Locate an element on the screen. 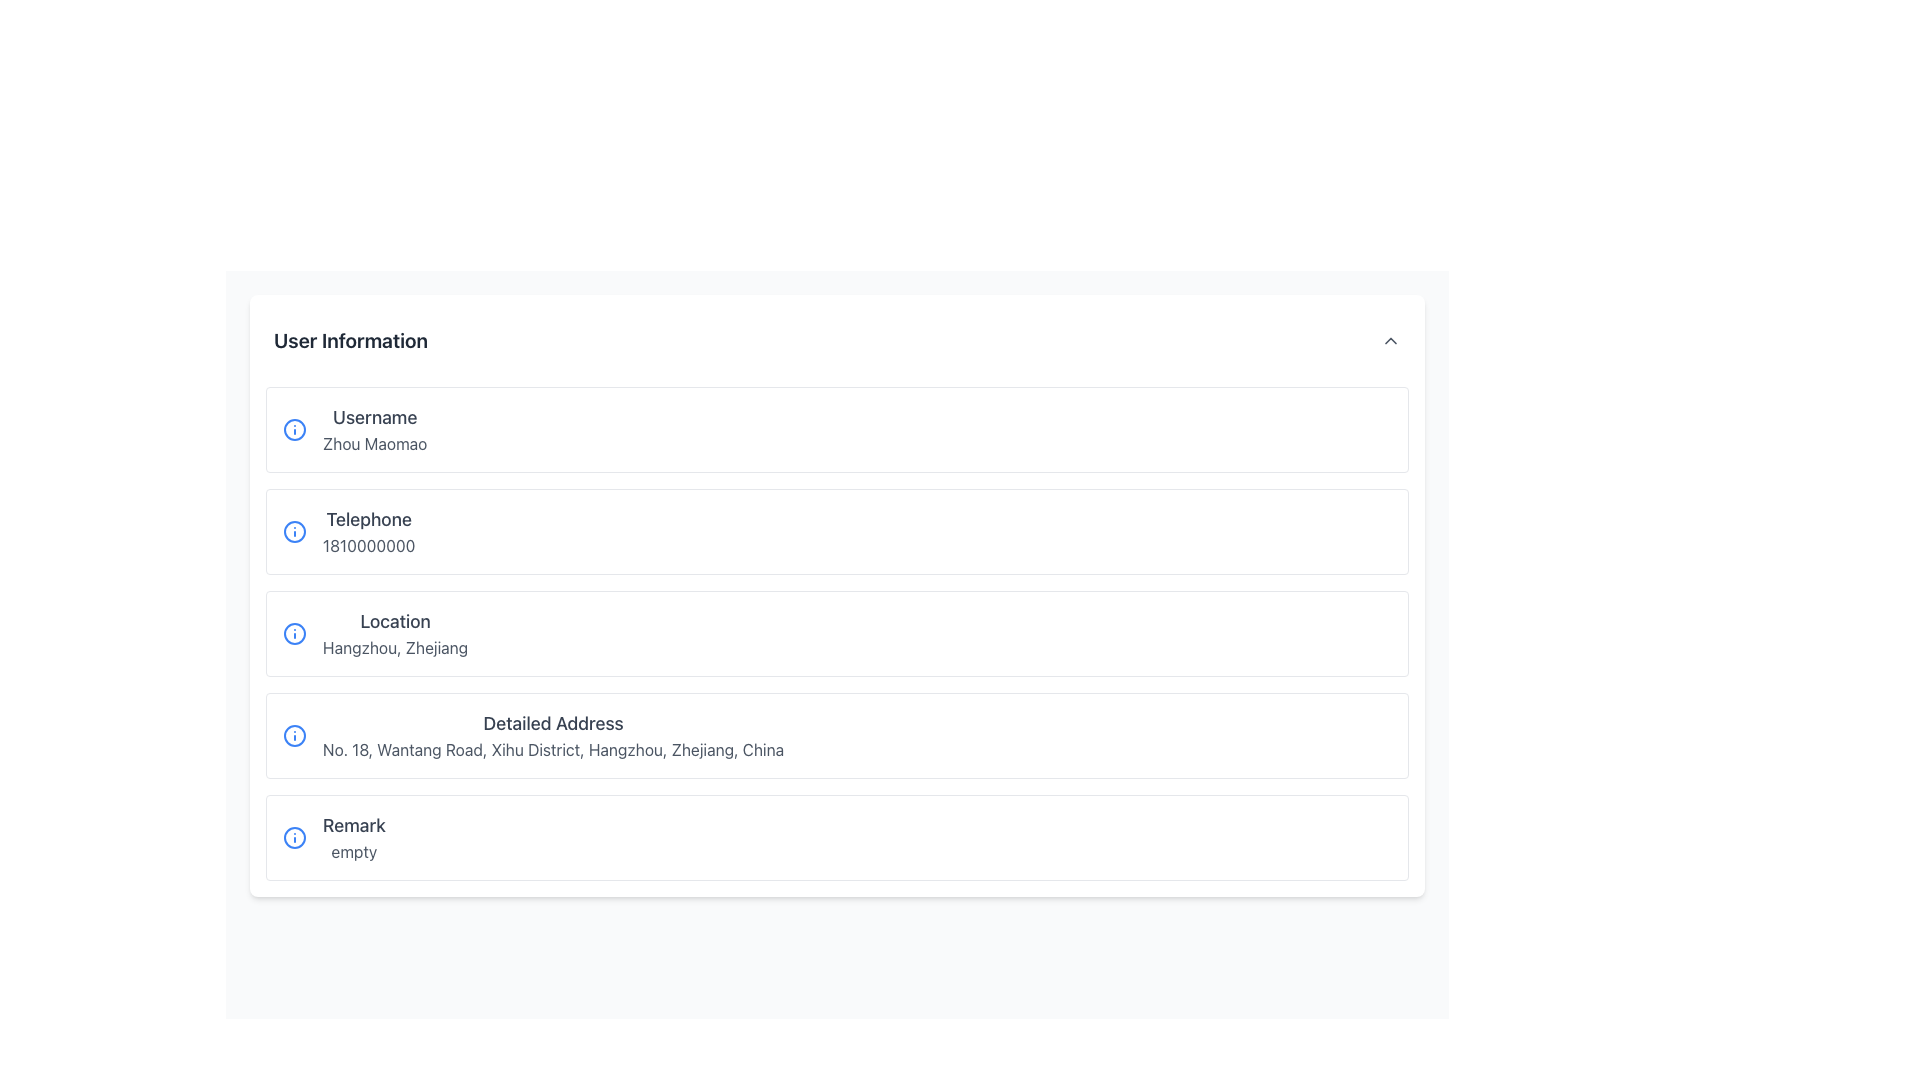  the Text Display element showing the address 'No. 18, Wantang Road, Xihu District, Hangzhou, Zhejiang, China' located under the 'Detailed Address' heading is located at coordinates (553, 749).